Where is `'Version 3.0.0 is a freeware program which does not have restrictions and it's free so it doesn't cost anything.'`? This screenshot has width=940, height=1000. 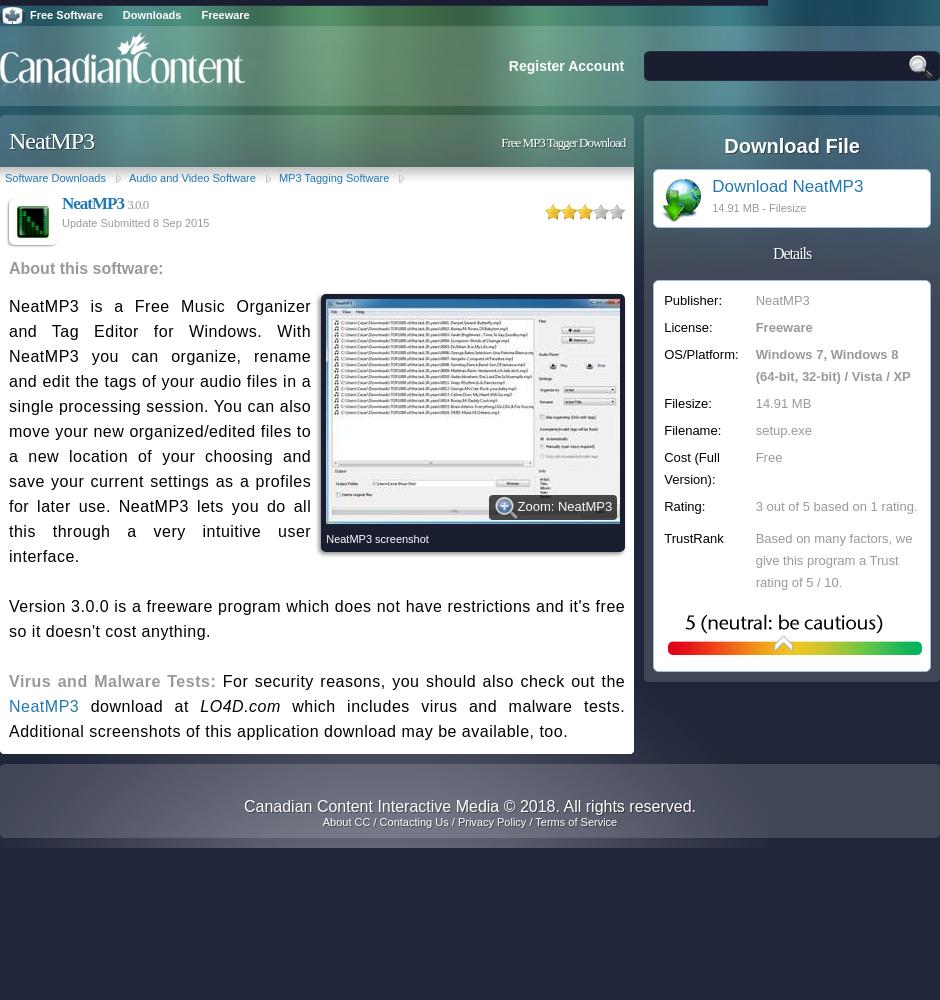
'Version 3.0.0 is a freeware program which does not have restrictions and it's free so it doesn't cost anything.' is located at coordinates (9, 618).